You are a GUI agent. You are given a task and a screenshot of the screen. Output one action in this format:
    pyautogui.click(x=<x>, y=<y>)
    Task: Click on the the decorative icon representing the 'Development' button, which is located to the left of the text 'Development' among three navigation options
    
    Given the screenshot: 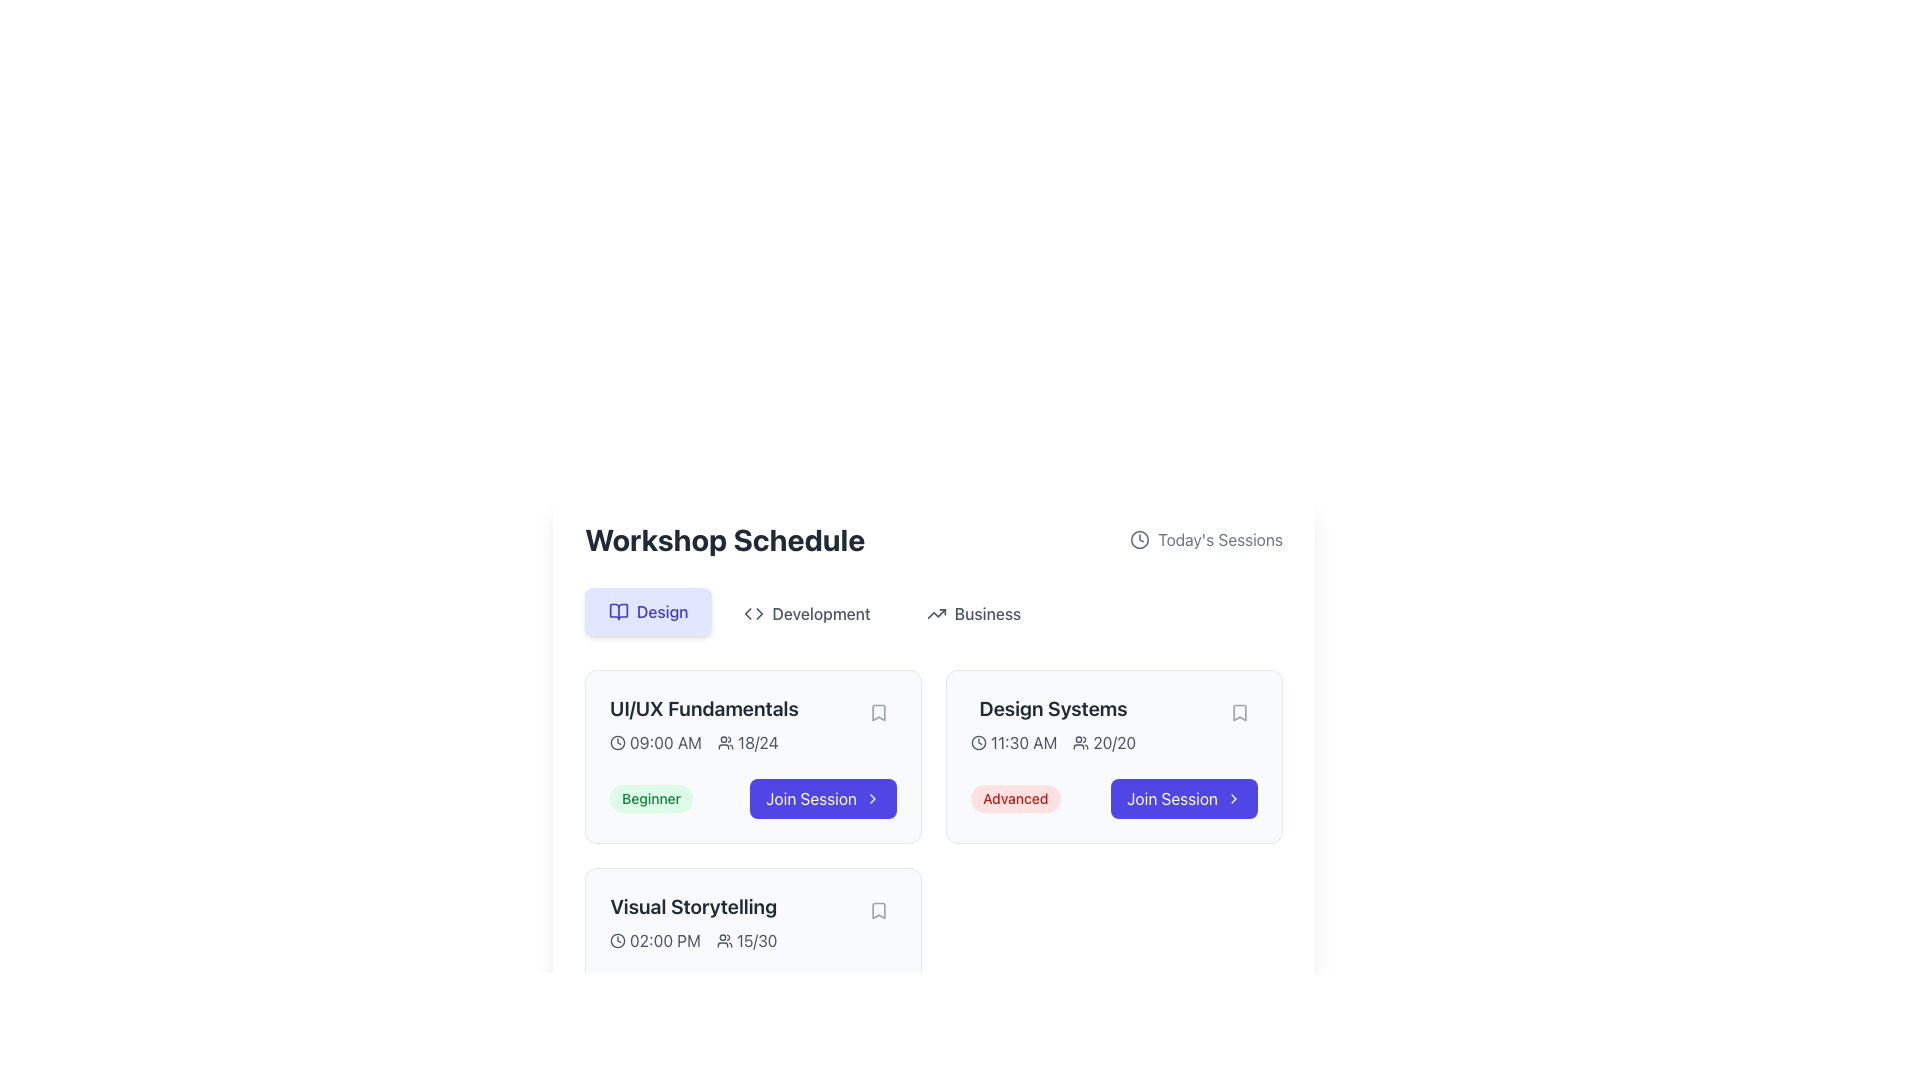 What is the action you would take?
    pyautogui.click(x=753, y=612)
    